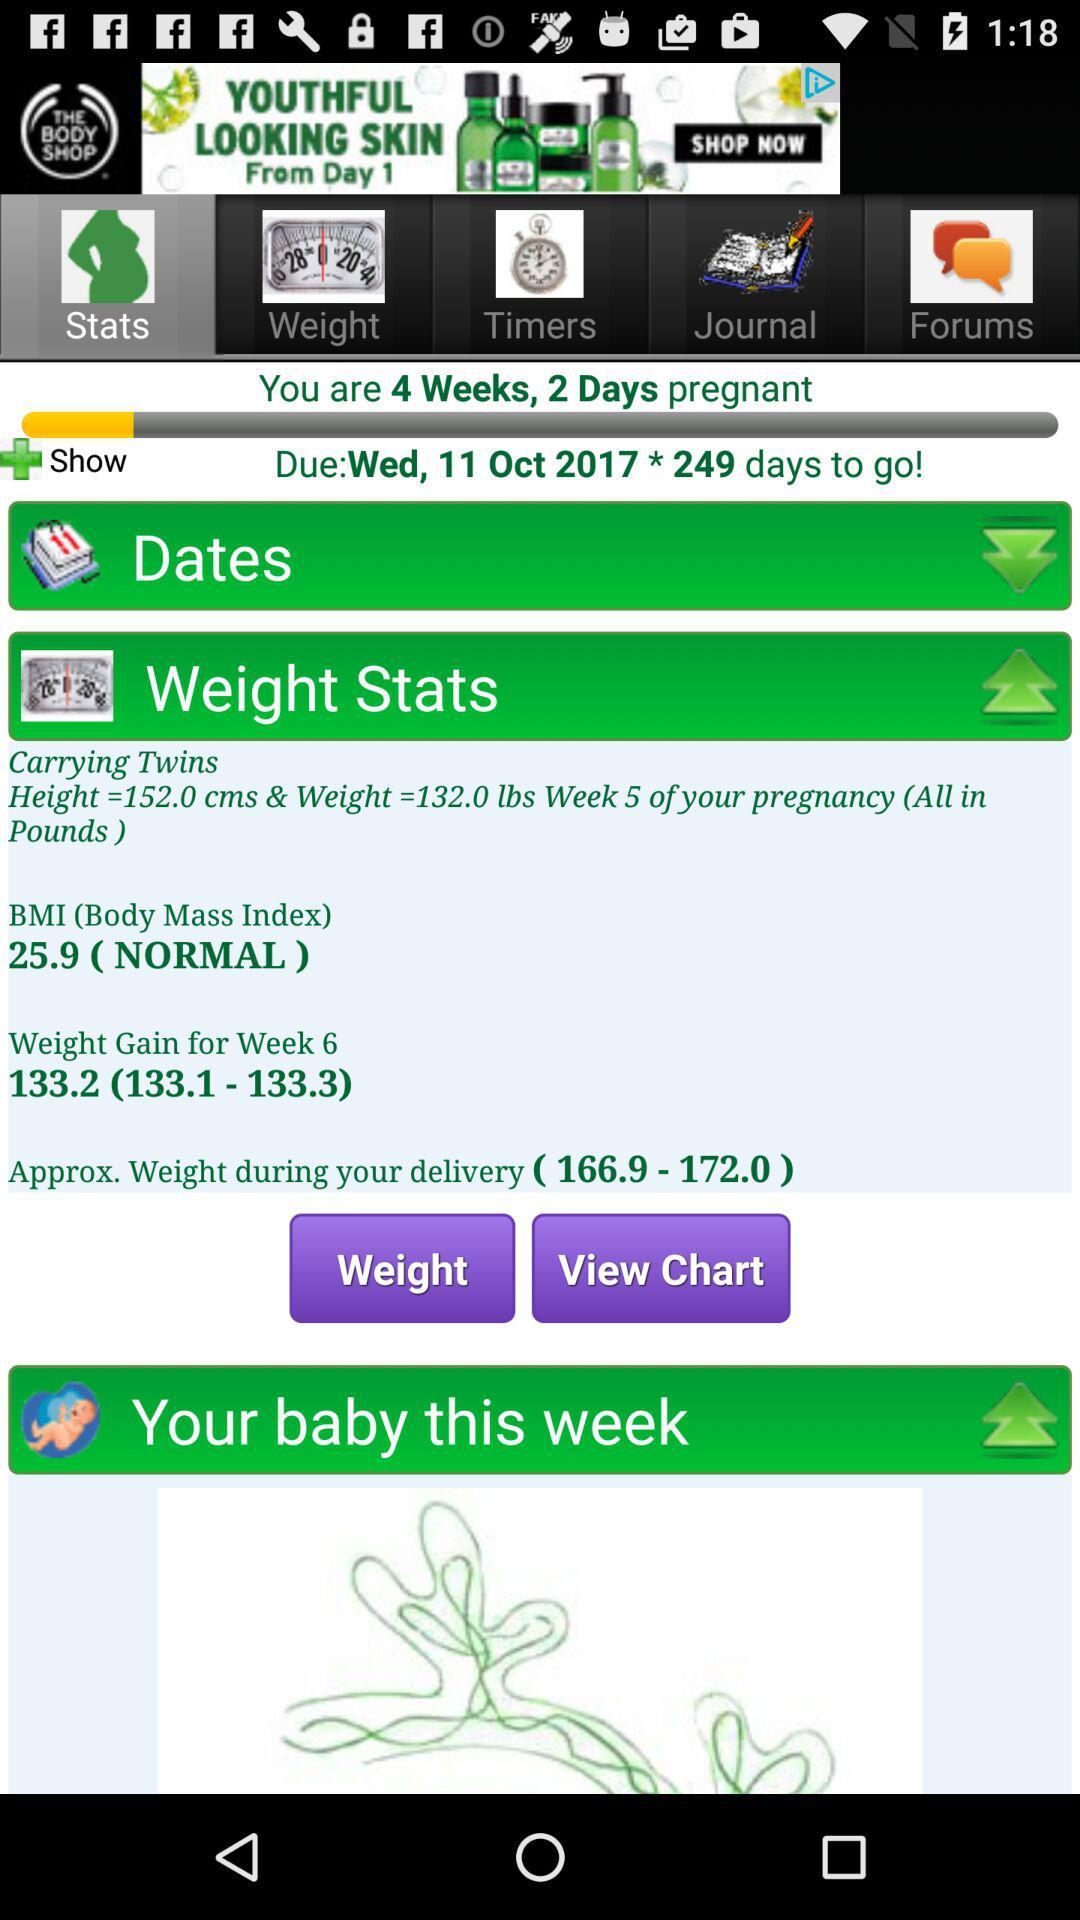 The image size is (1080, 1920). What do you see at coordinates (419, 127) in the screenshot?
I see `advertisement option` at bounding box center [419, 127].